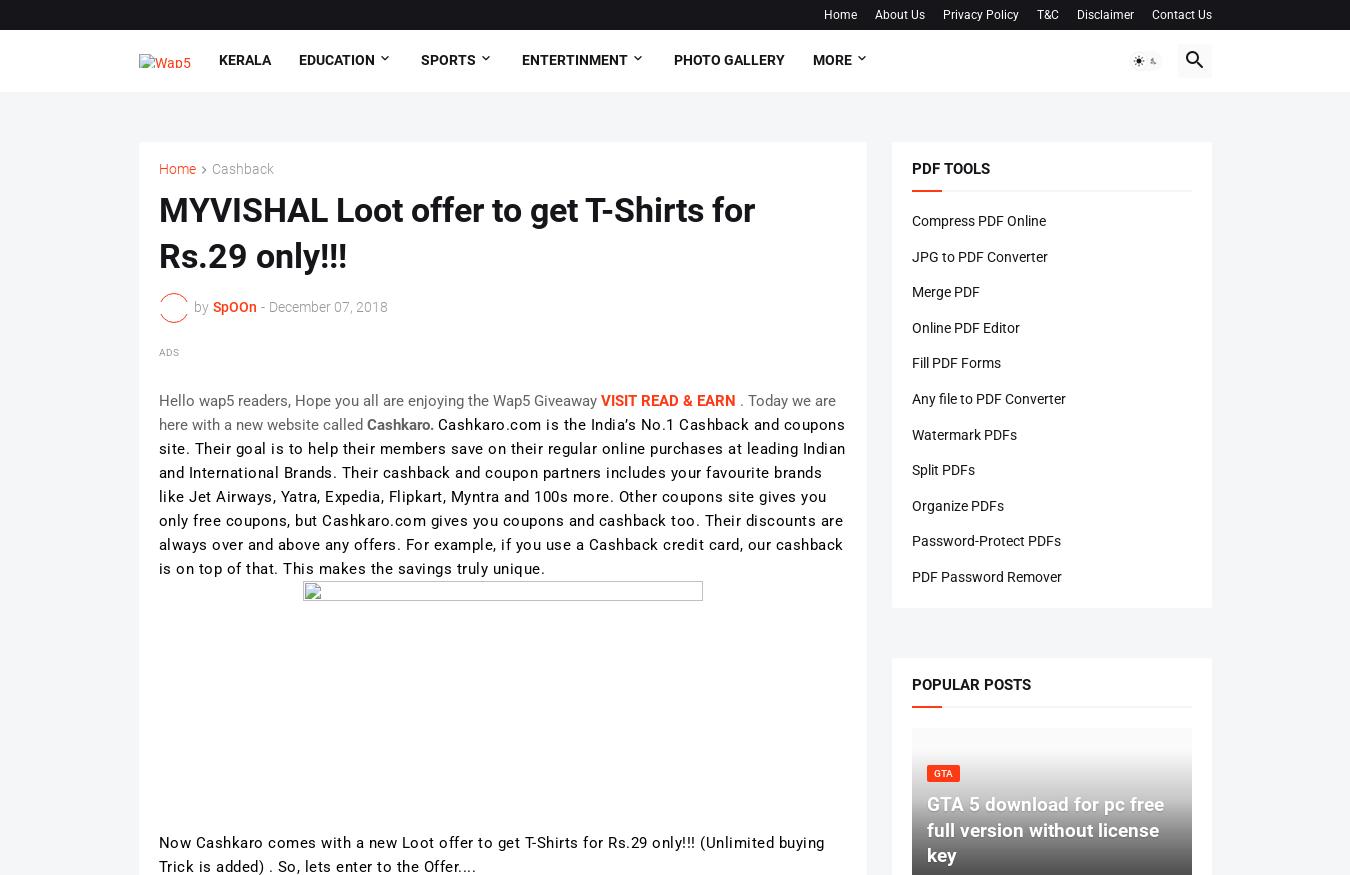  What do you see at coordinates (827, 114) in the screenshot?
I see `'Tech'` at bounding box center [827, 114].